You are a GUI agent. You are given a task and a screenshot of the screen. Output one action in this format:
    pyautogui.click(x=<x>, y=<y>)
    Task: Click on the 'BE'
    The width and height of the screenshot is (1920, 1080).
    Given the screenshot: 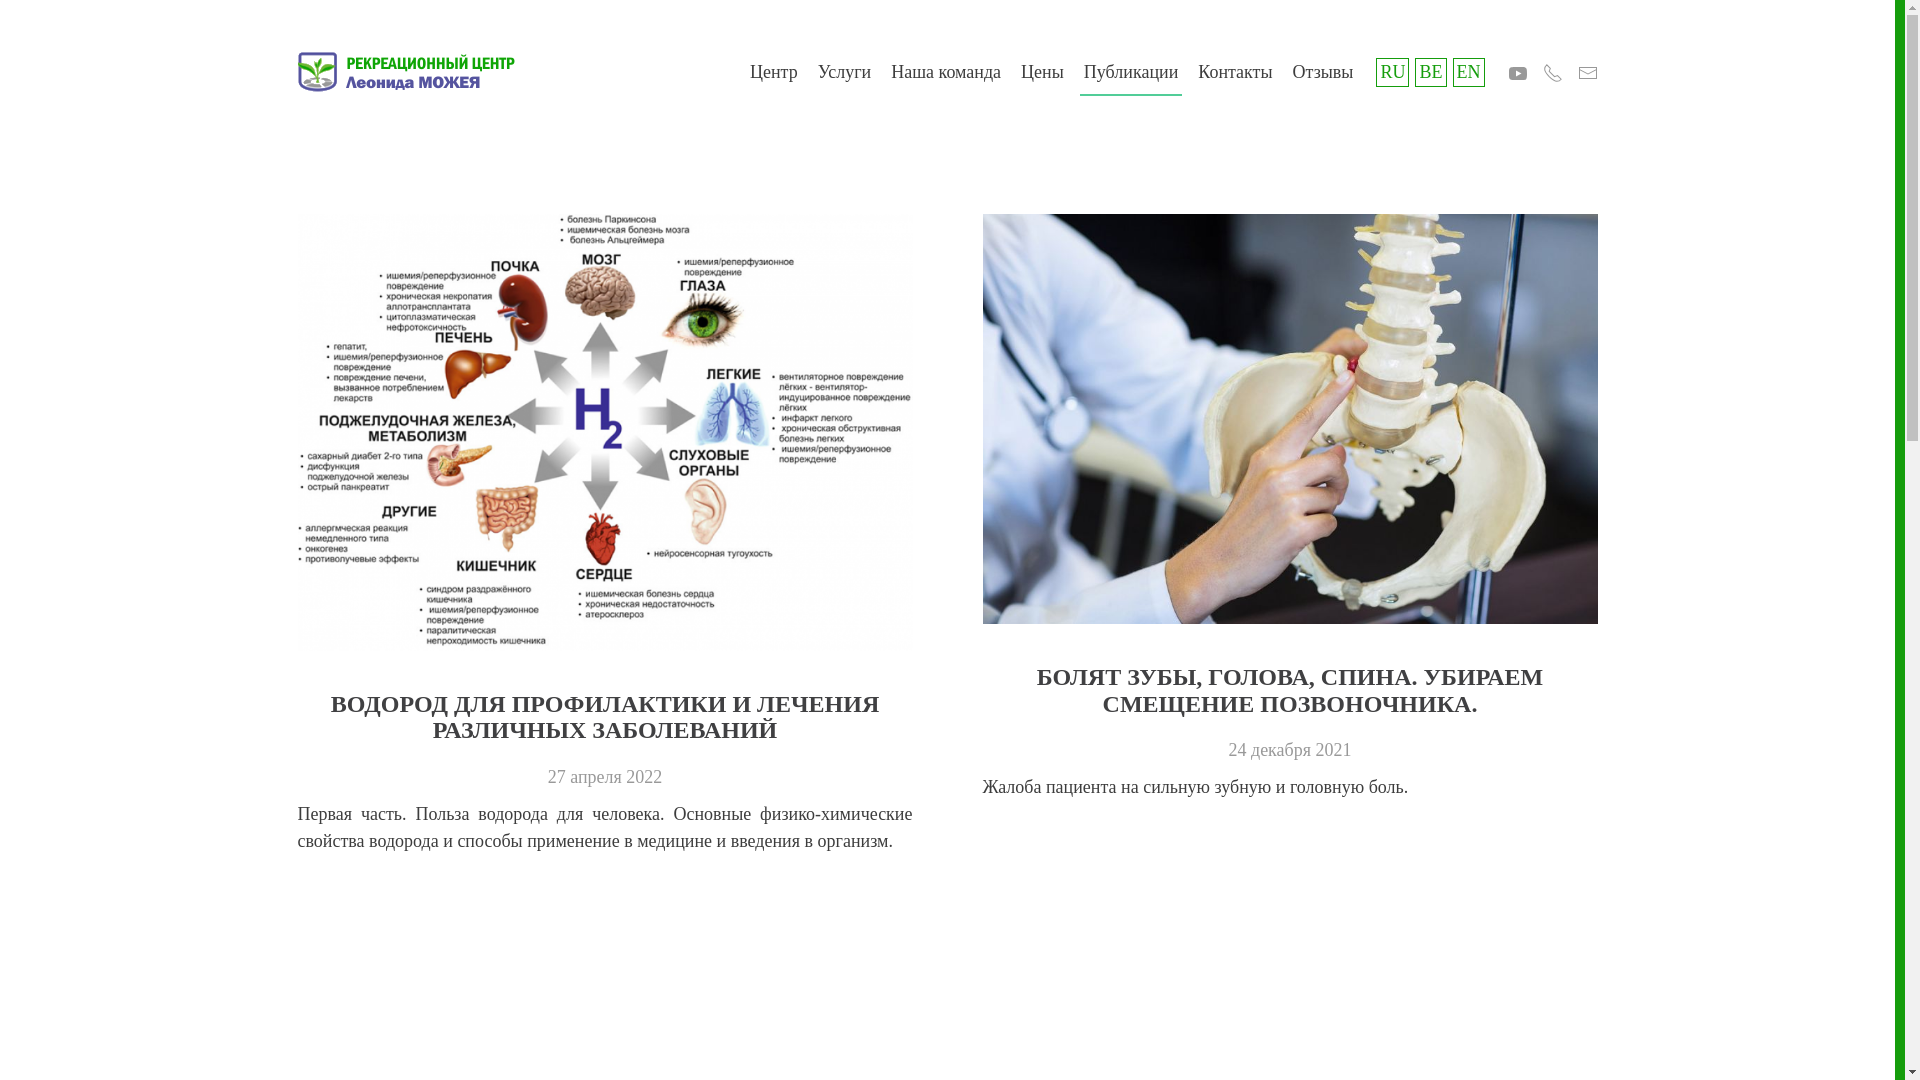 What is the action you would take?
    pyautogui.click(x=1429, y=71)
    